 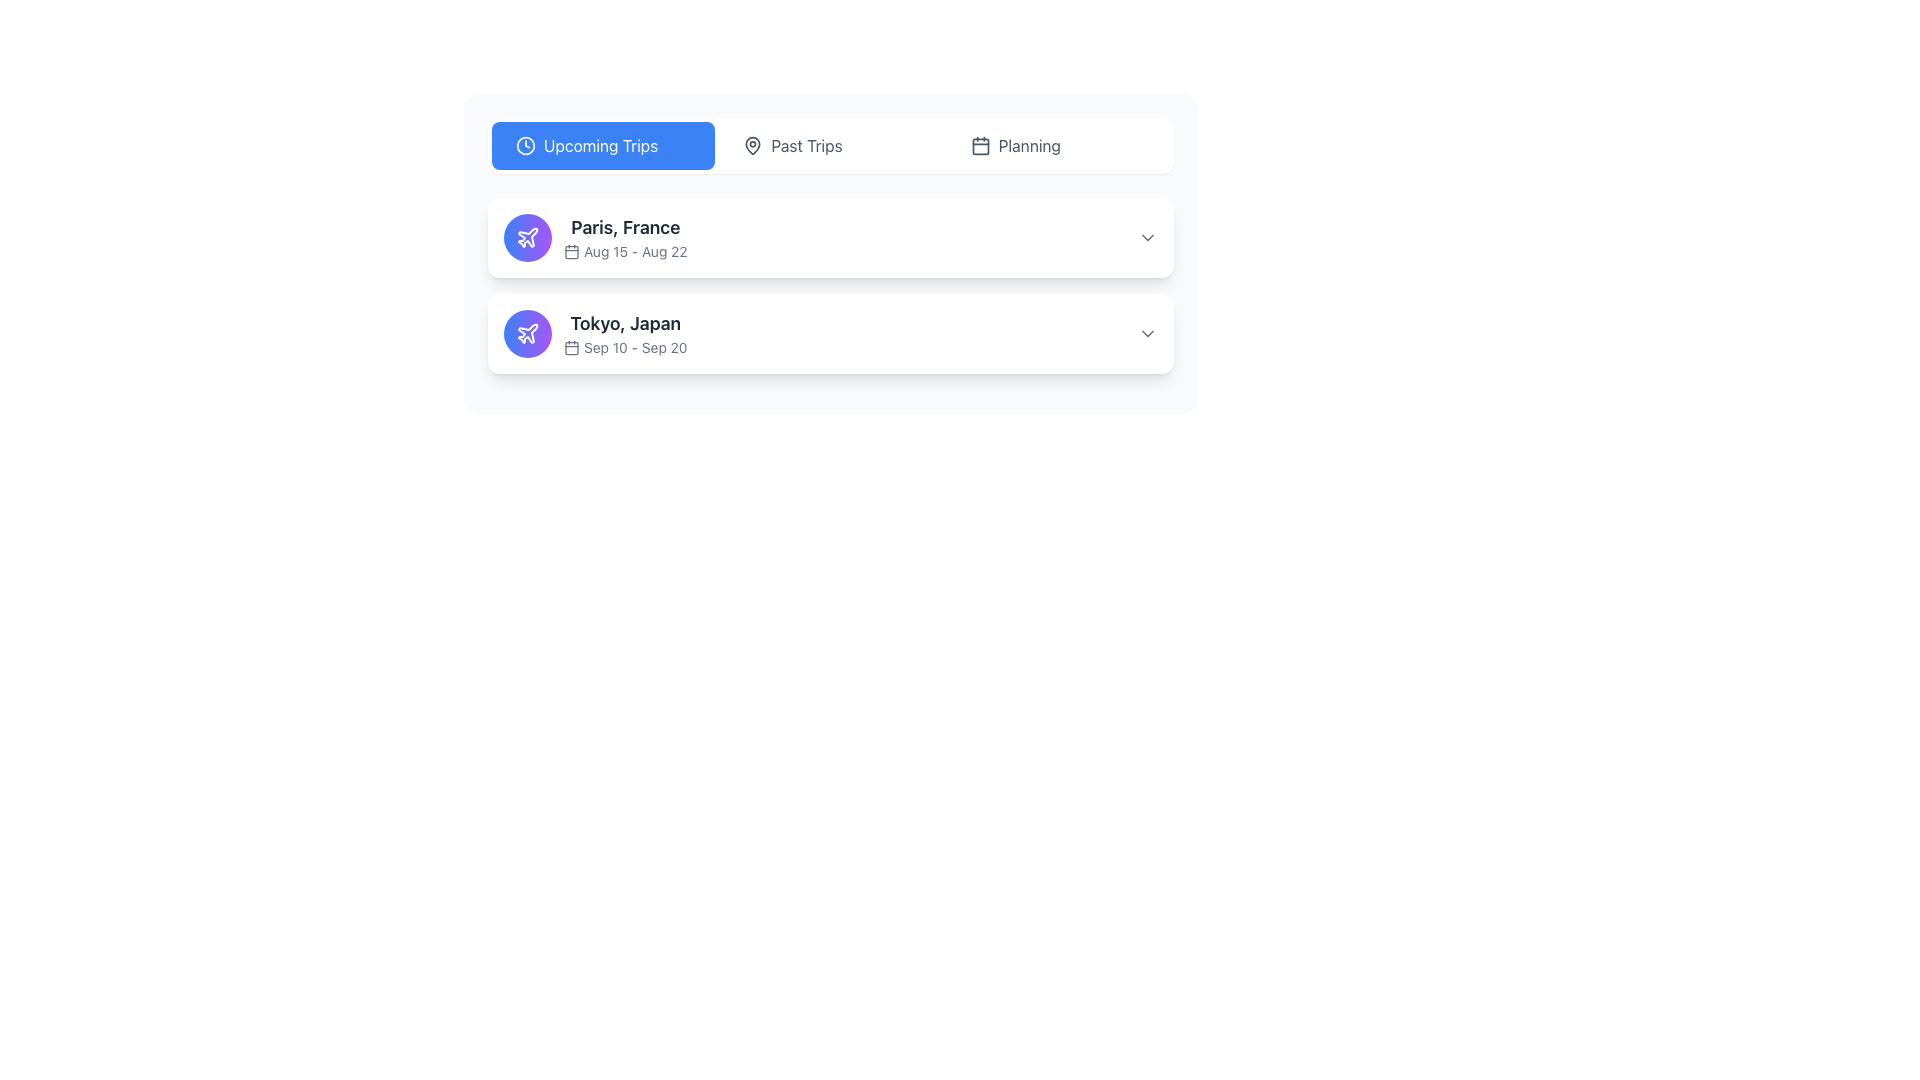 What do you see at coordinates (830, 333) in the screenshot?
I see `the second List card item in the list of trips or events` at bounding box center [830, 333].